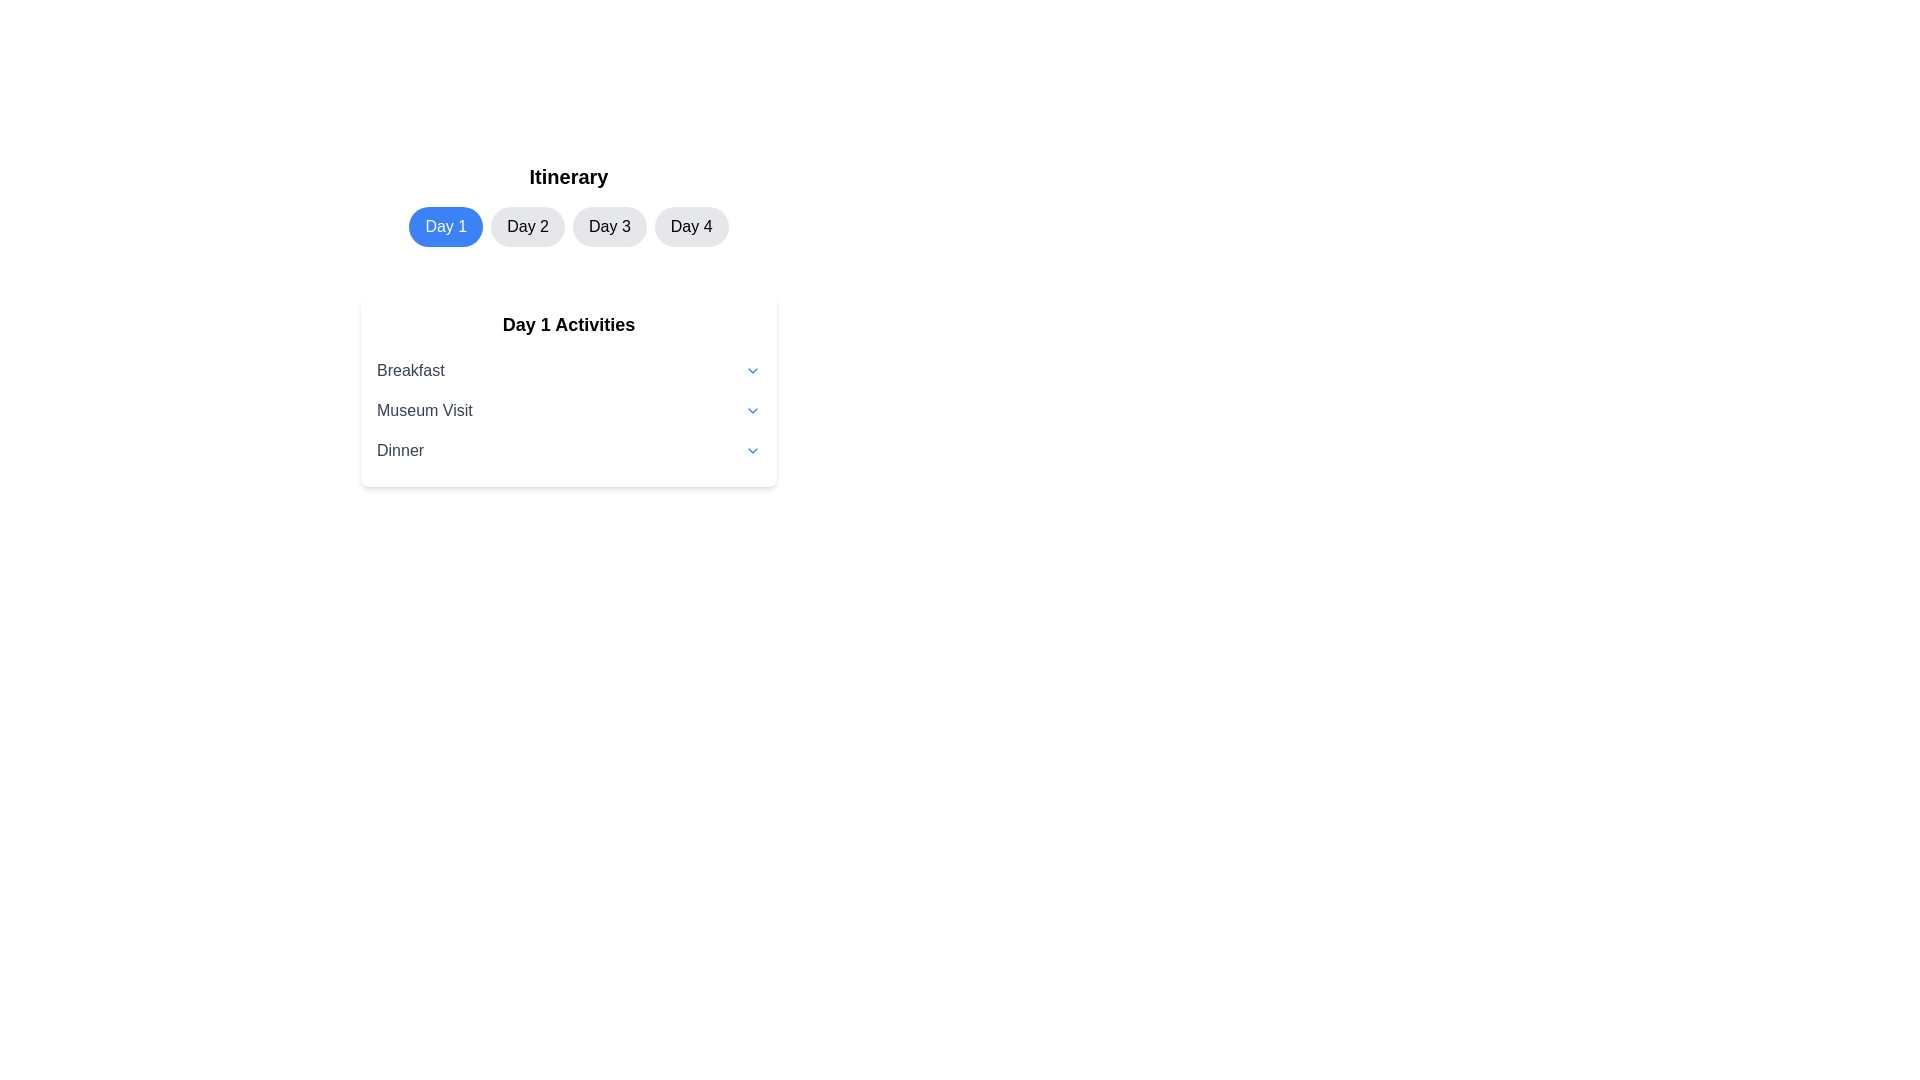  I want to click on the dropdown control button located to the far right of the 'Museum Visit' row, so click(752, 410).